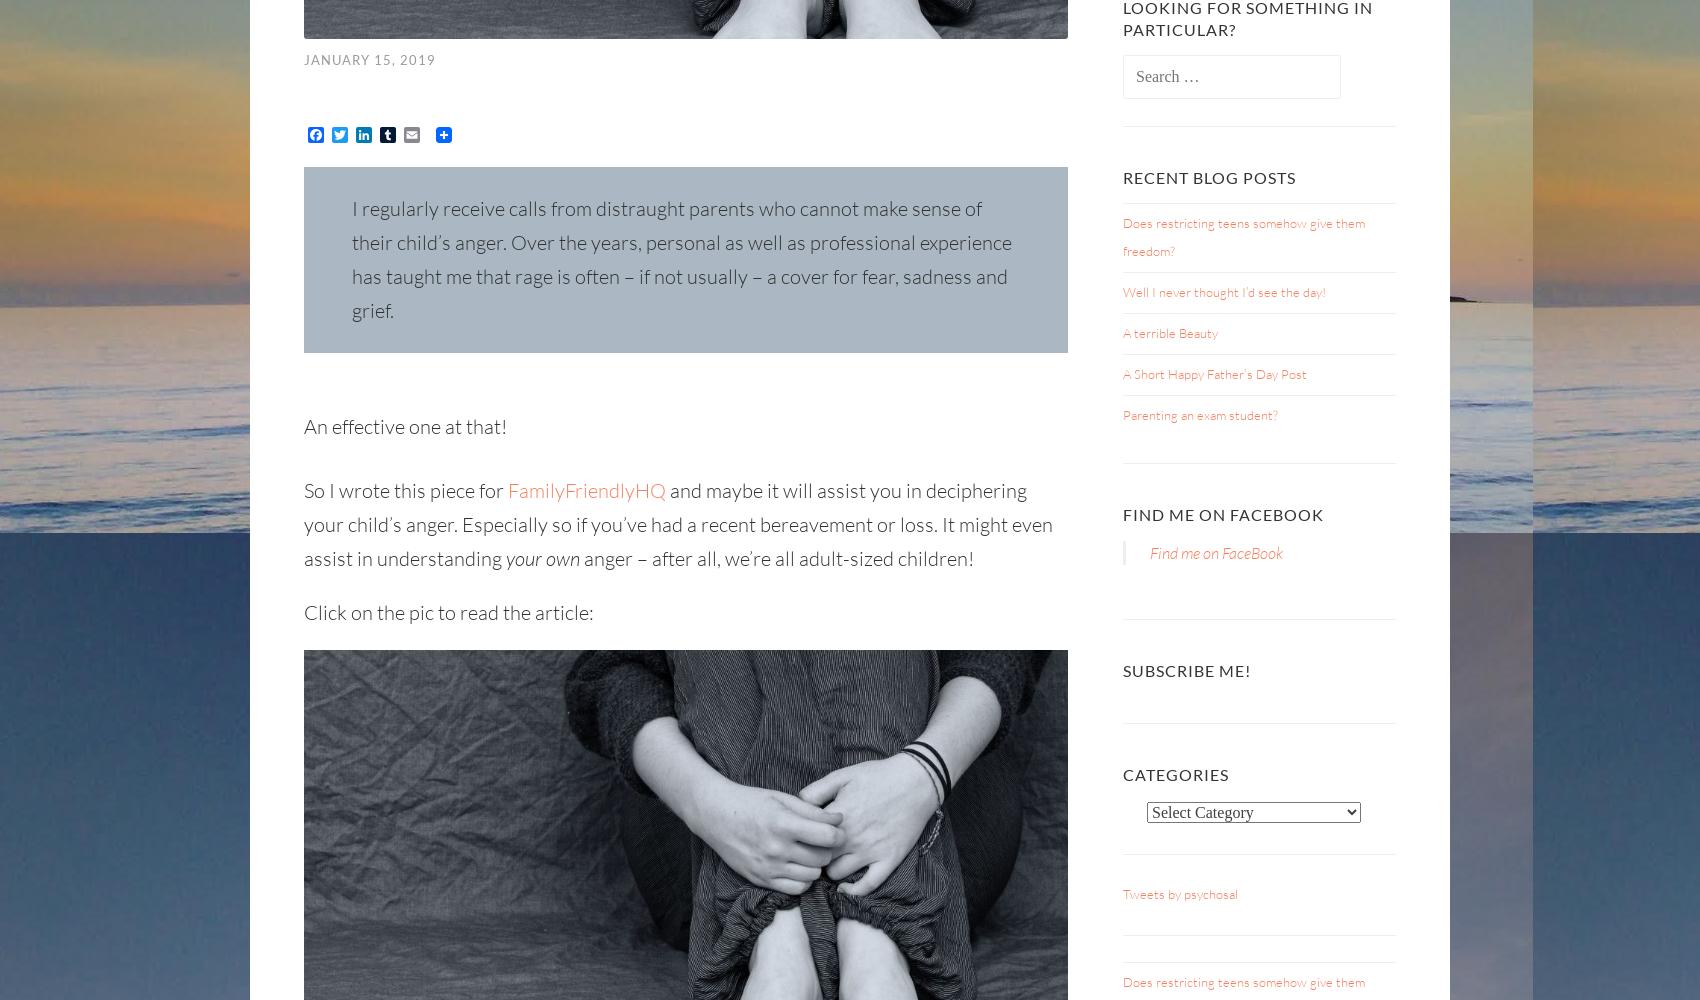  I want to click on 'Subscribe me!', so click(1185, 669).